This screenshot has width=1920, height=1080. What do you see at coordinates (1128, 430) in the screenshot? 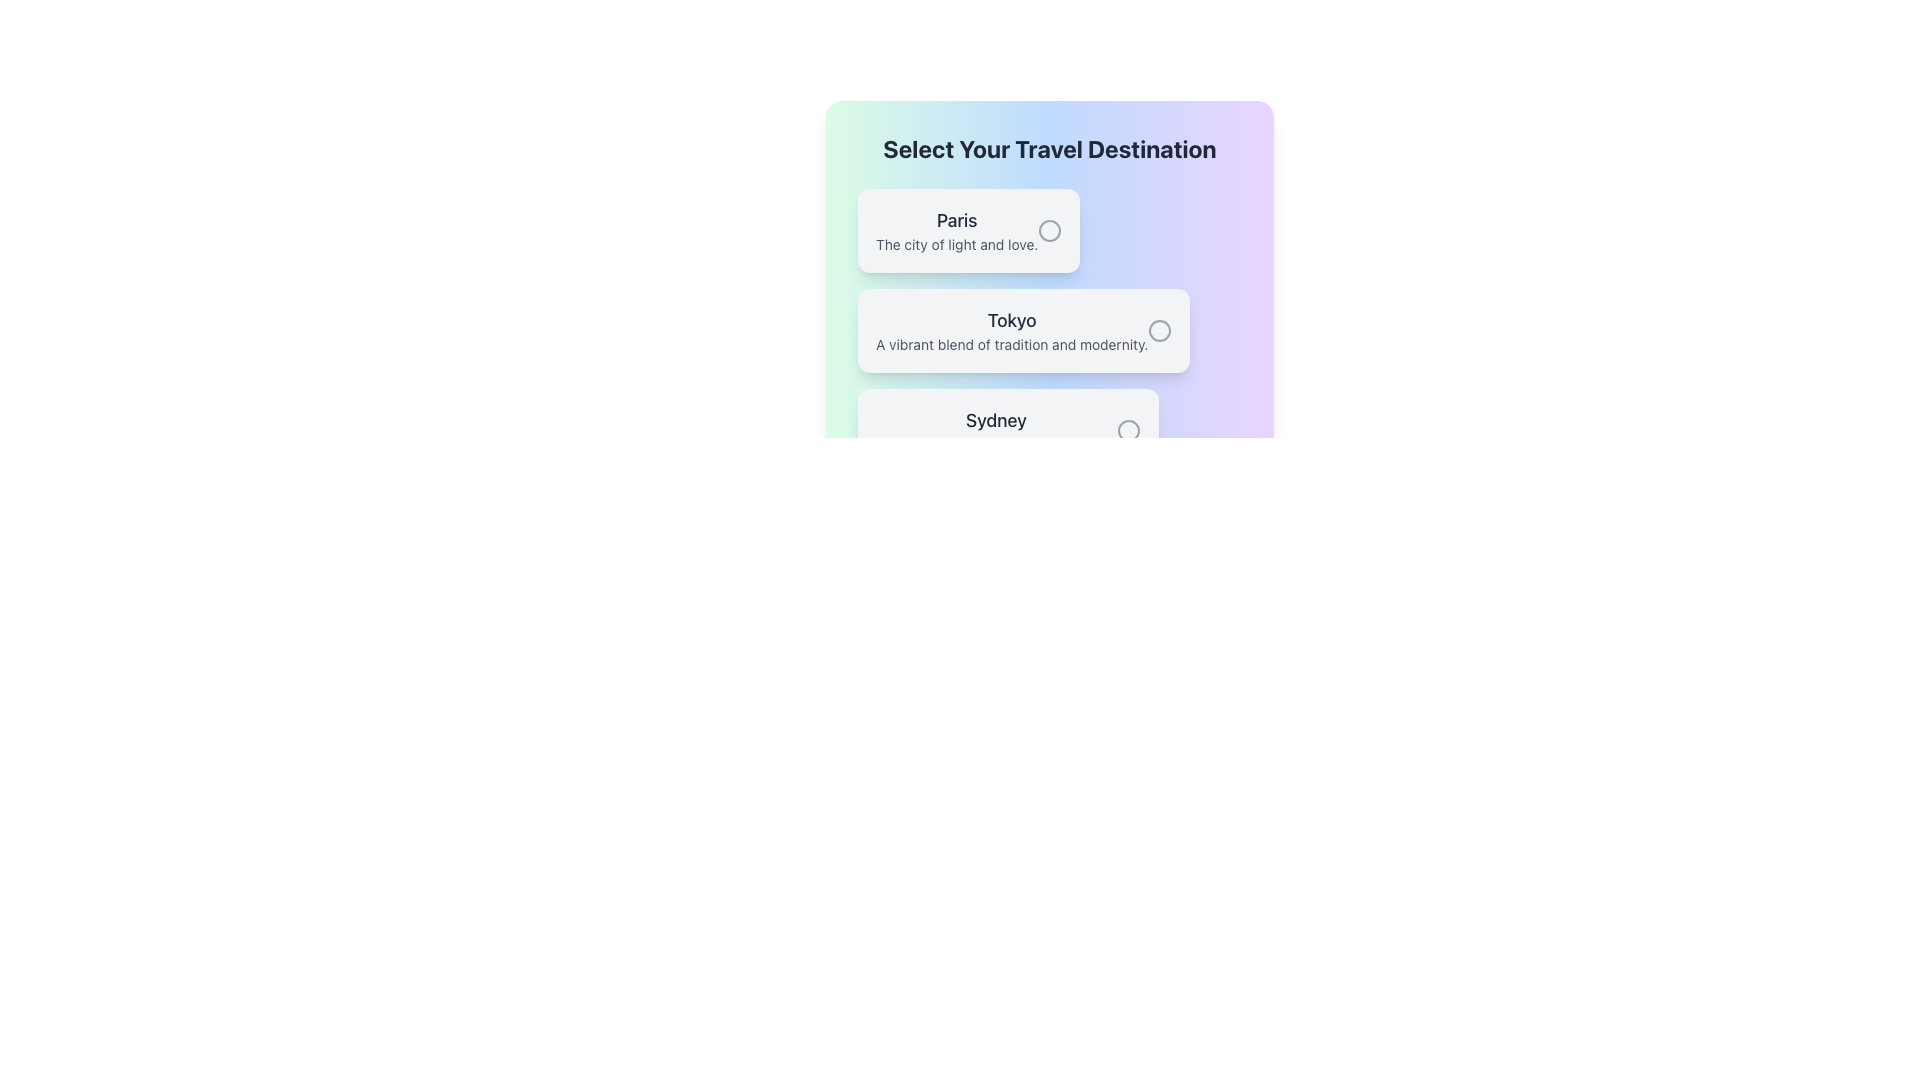
I see `the inner circle of the radio button associated with the 'Sydney' travel option` at bounding box center [1128, 430].